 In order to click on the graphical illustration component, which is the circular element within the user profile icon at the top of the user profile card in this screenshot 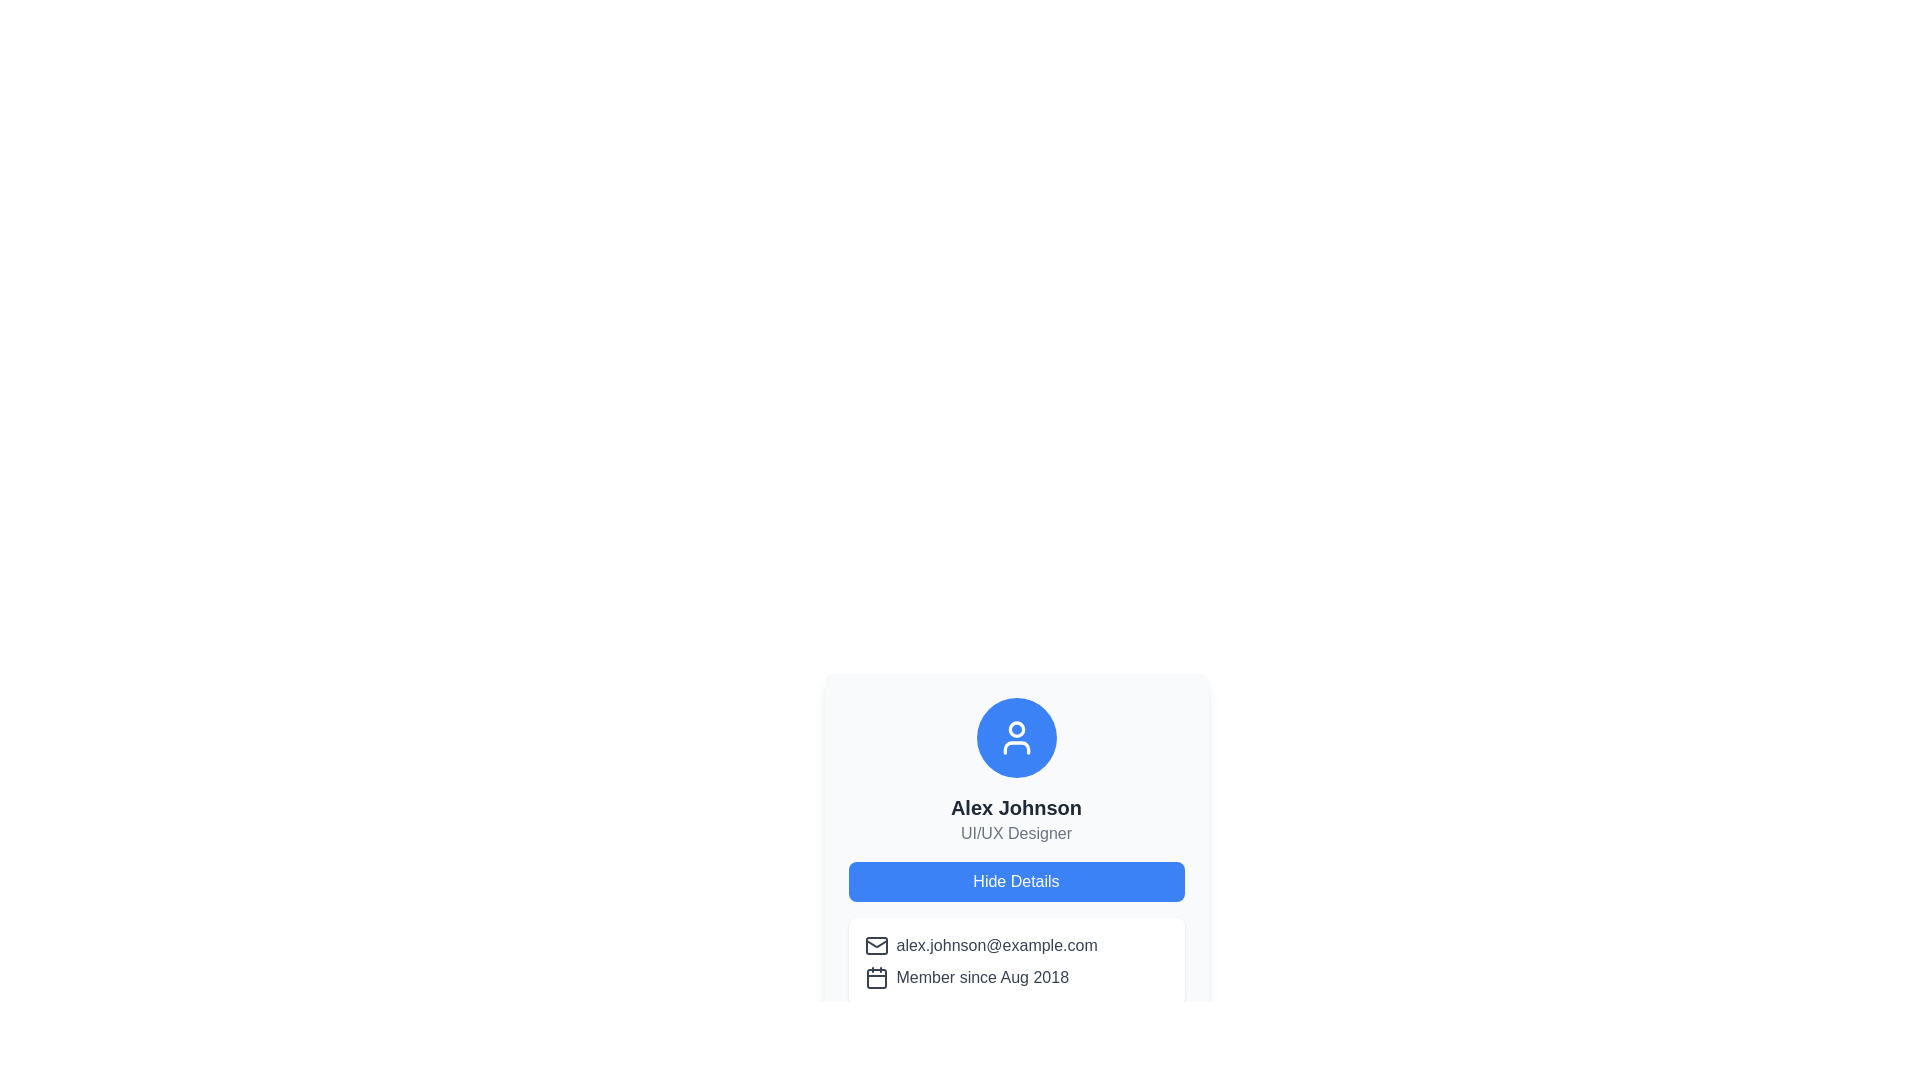, I will do `click(1016, 729)`.